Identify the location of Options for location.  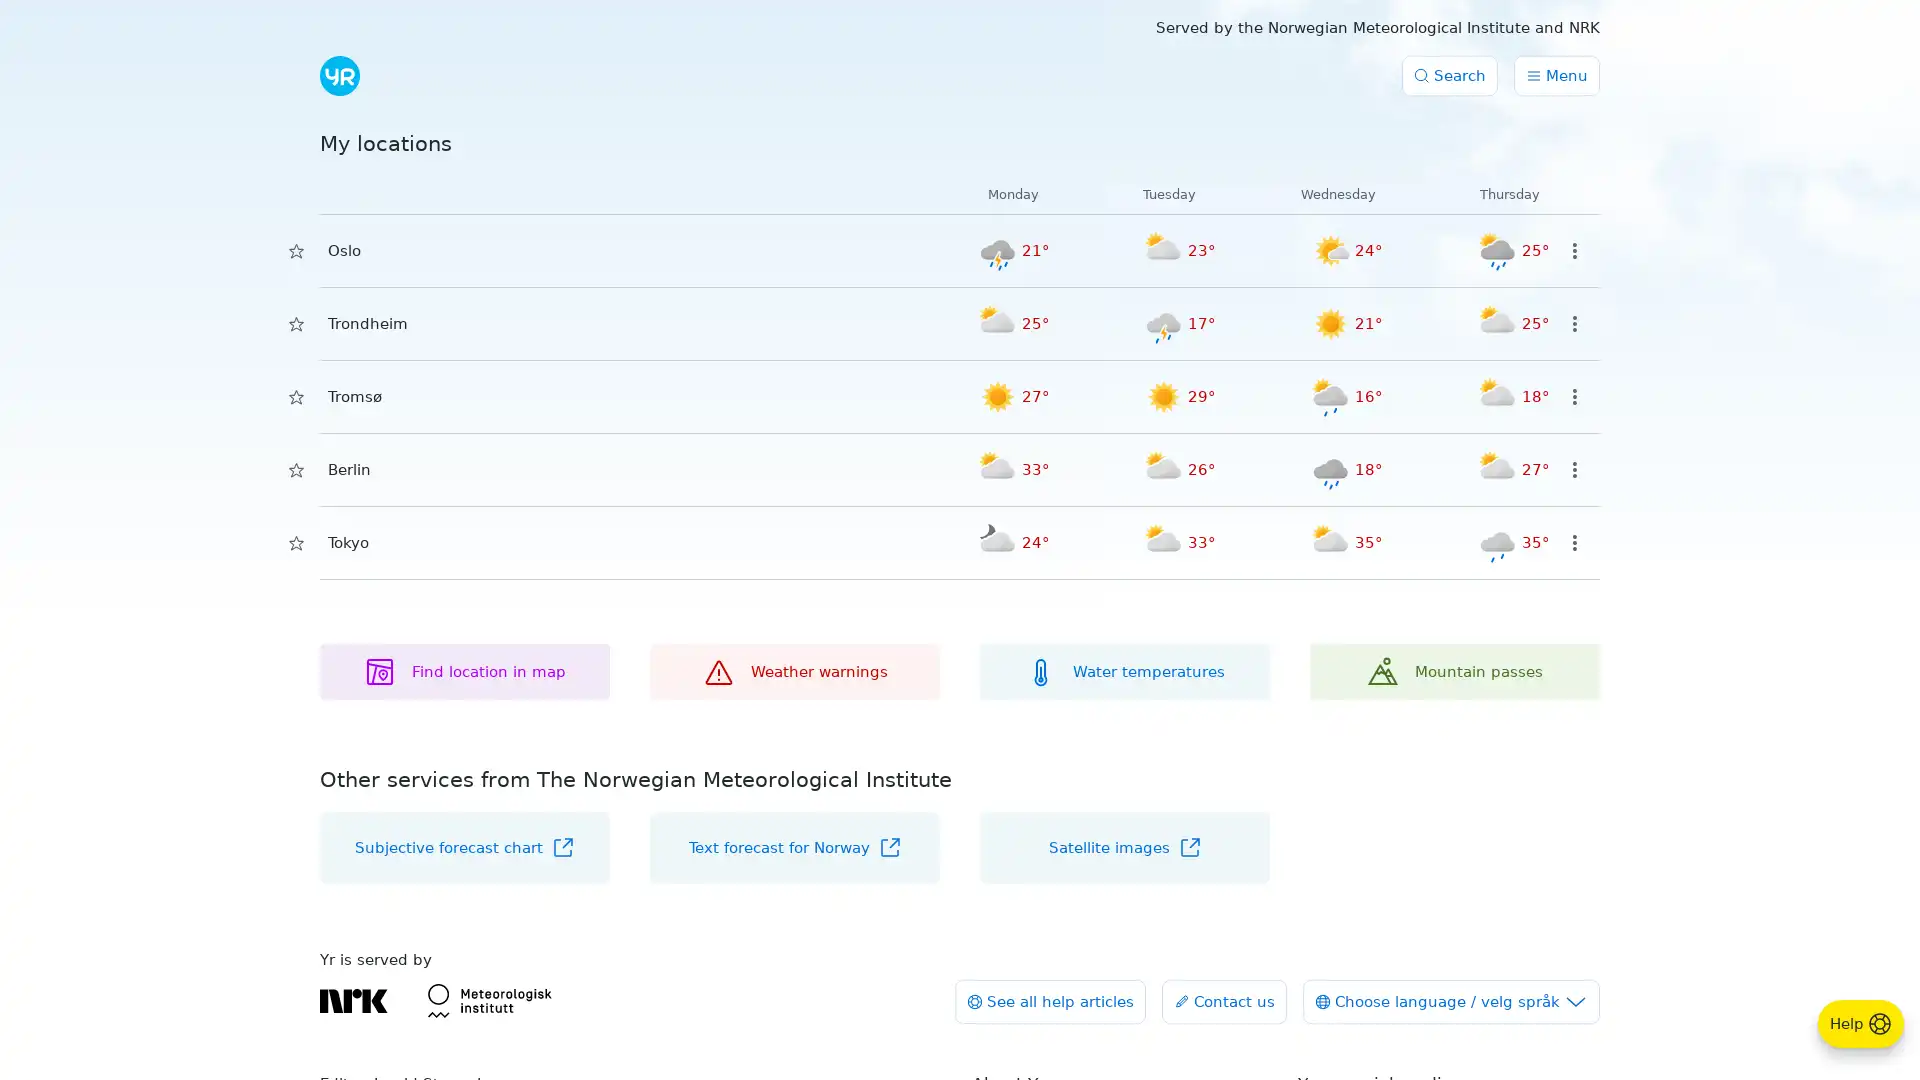
(1573, 323).